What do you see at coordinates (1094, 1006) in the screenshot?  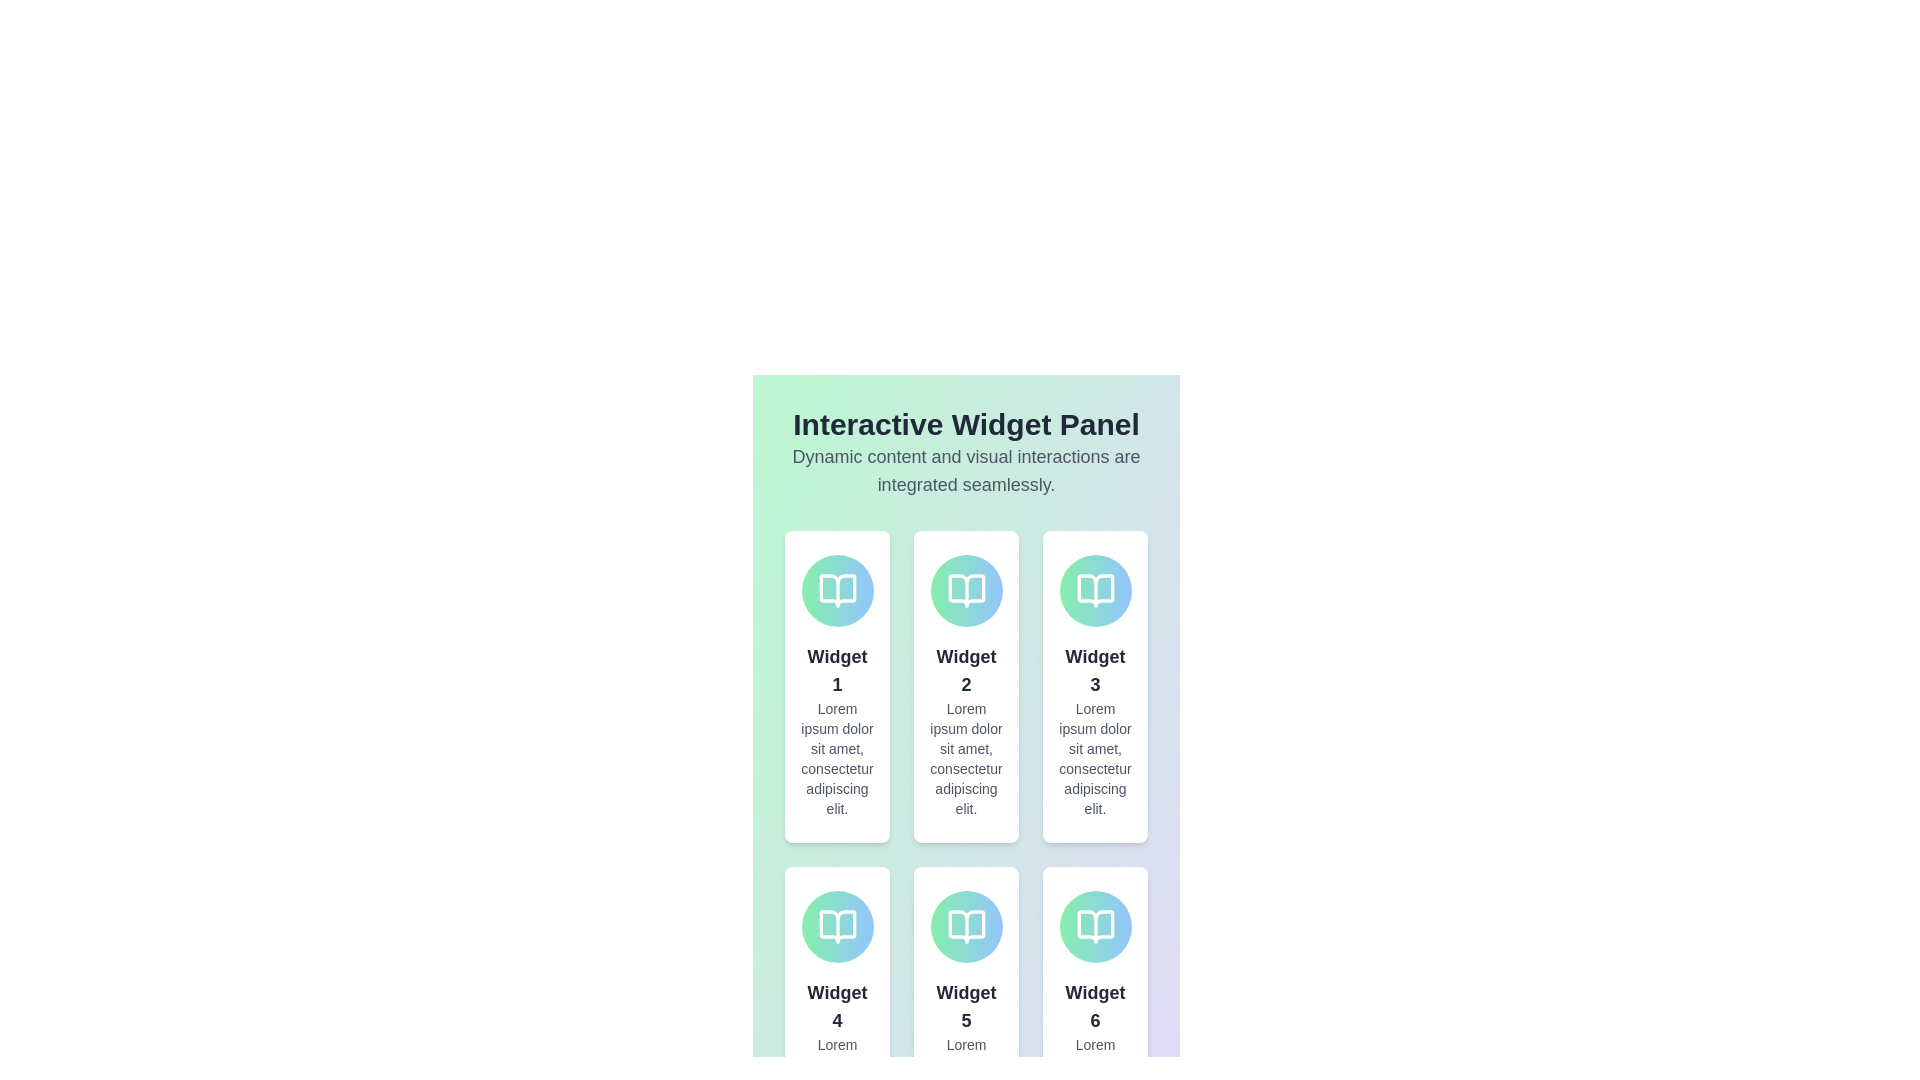 I see `the text label displaying 'Widget 6' which is bold and gray, located in the lower section of the sixth card in the second row, last column of the layout` at bounding box center [1094, 1006].